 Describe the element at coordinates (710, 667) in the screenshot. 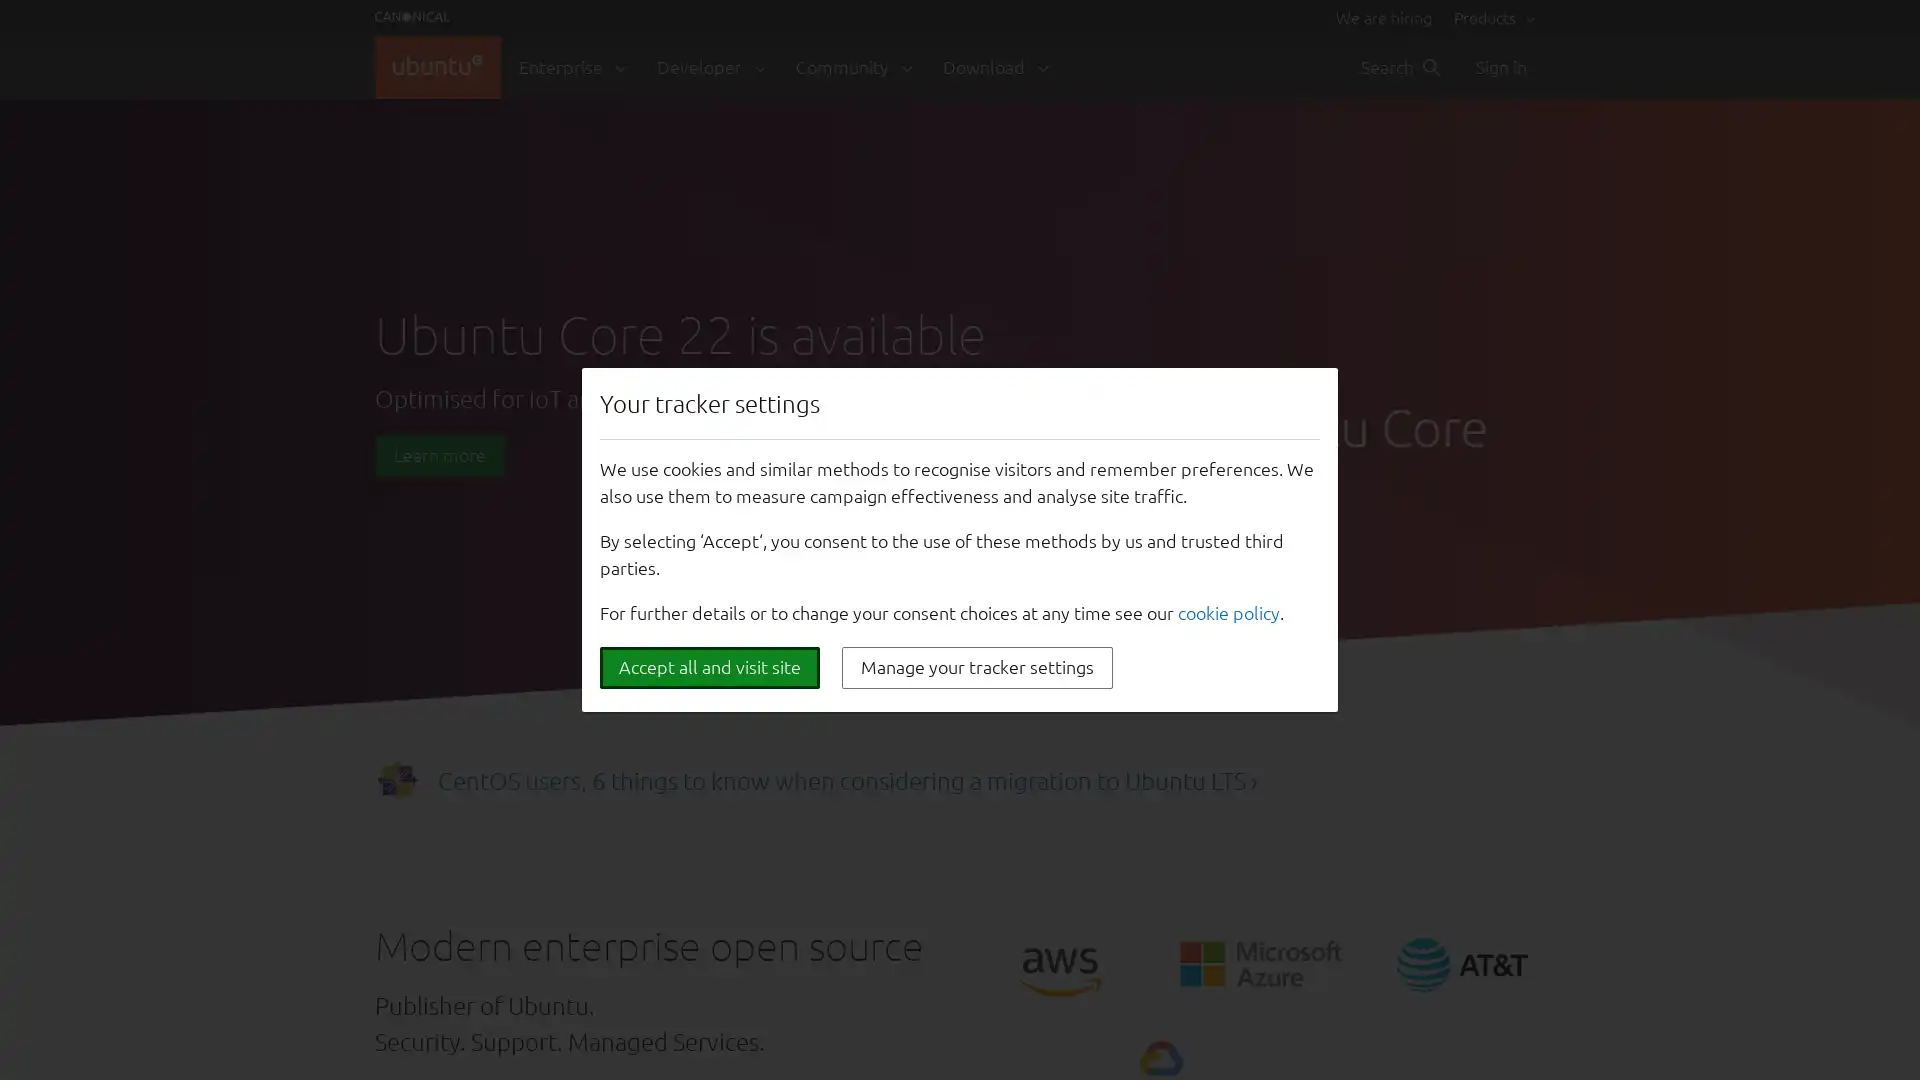

I see `Accept all and visit site` at that location.